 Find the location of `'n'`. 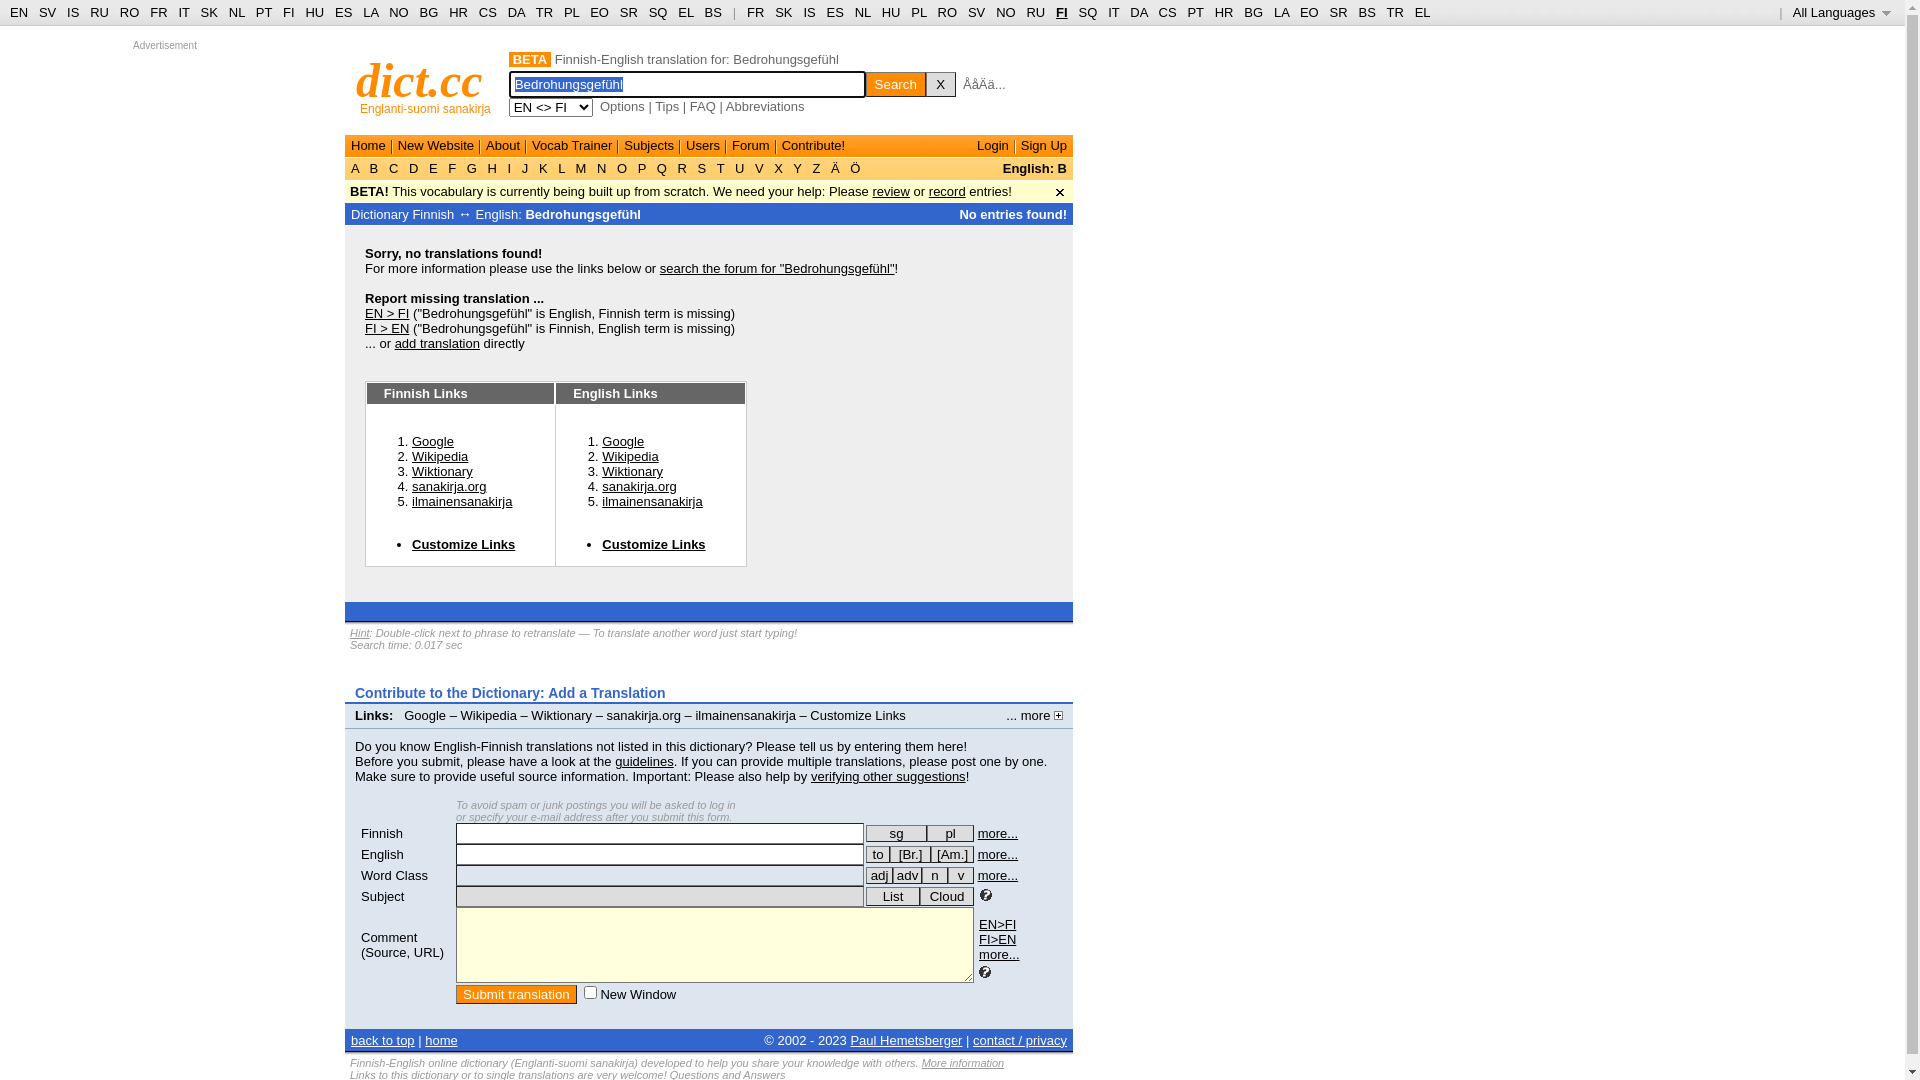

'n' is located at coordinates (934, 874).